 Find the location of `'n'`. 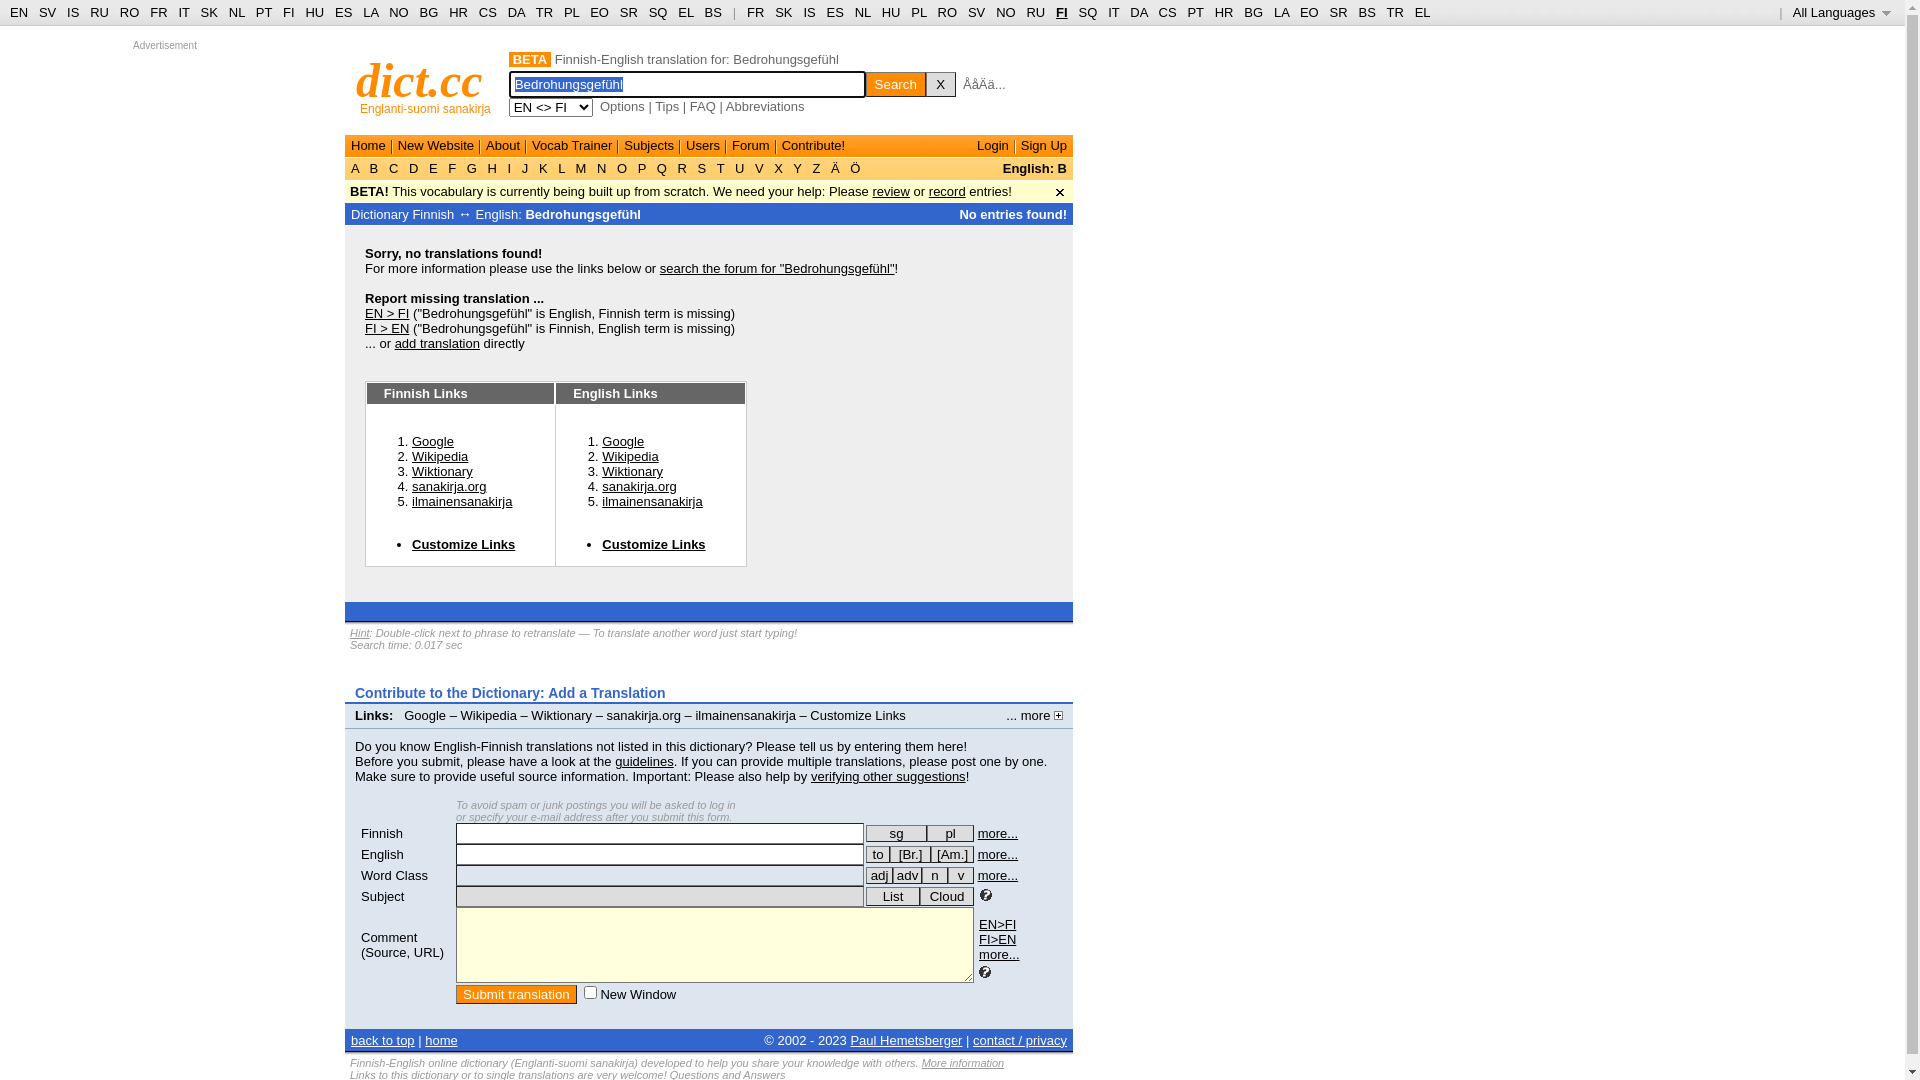

'n' is located at coordinates (934, 874).